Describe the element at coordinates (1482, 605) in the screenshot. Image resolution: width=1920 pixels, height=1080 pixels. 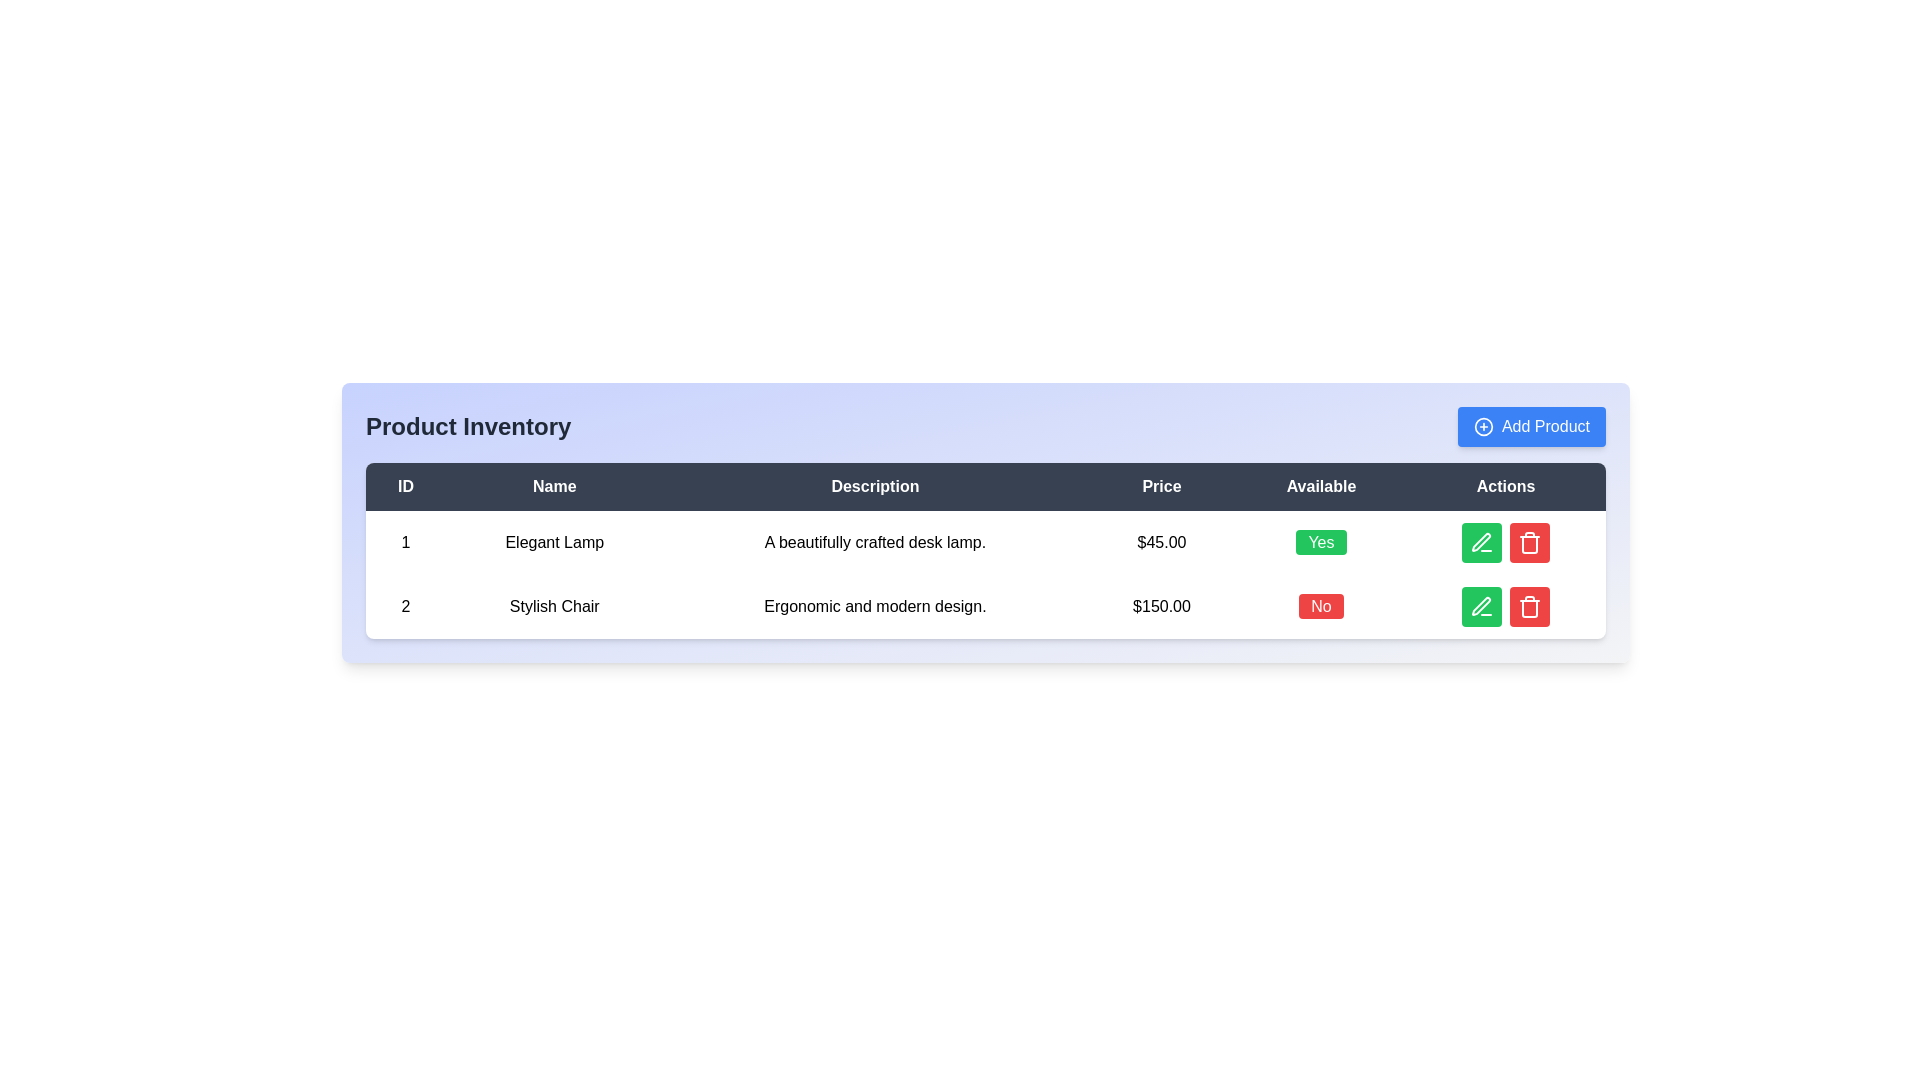
I see `the green button with a pen icon located in the 'Actions' column of the second row in the product inventory table` at that location.